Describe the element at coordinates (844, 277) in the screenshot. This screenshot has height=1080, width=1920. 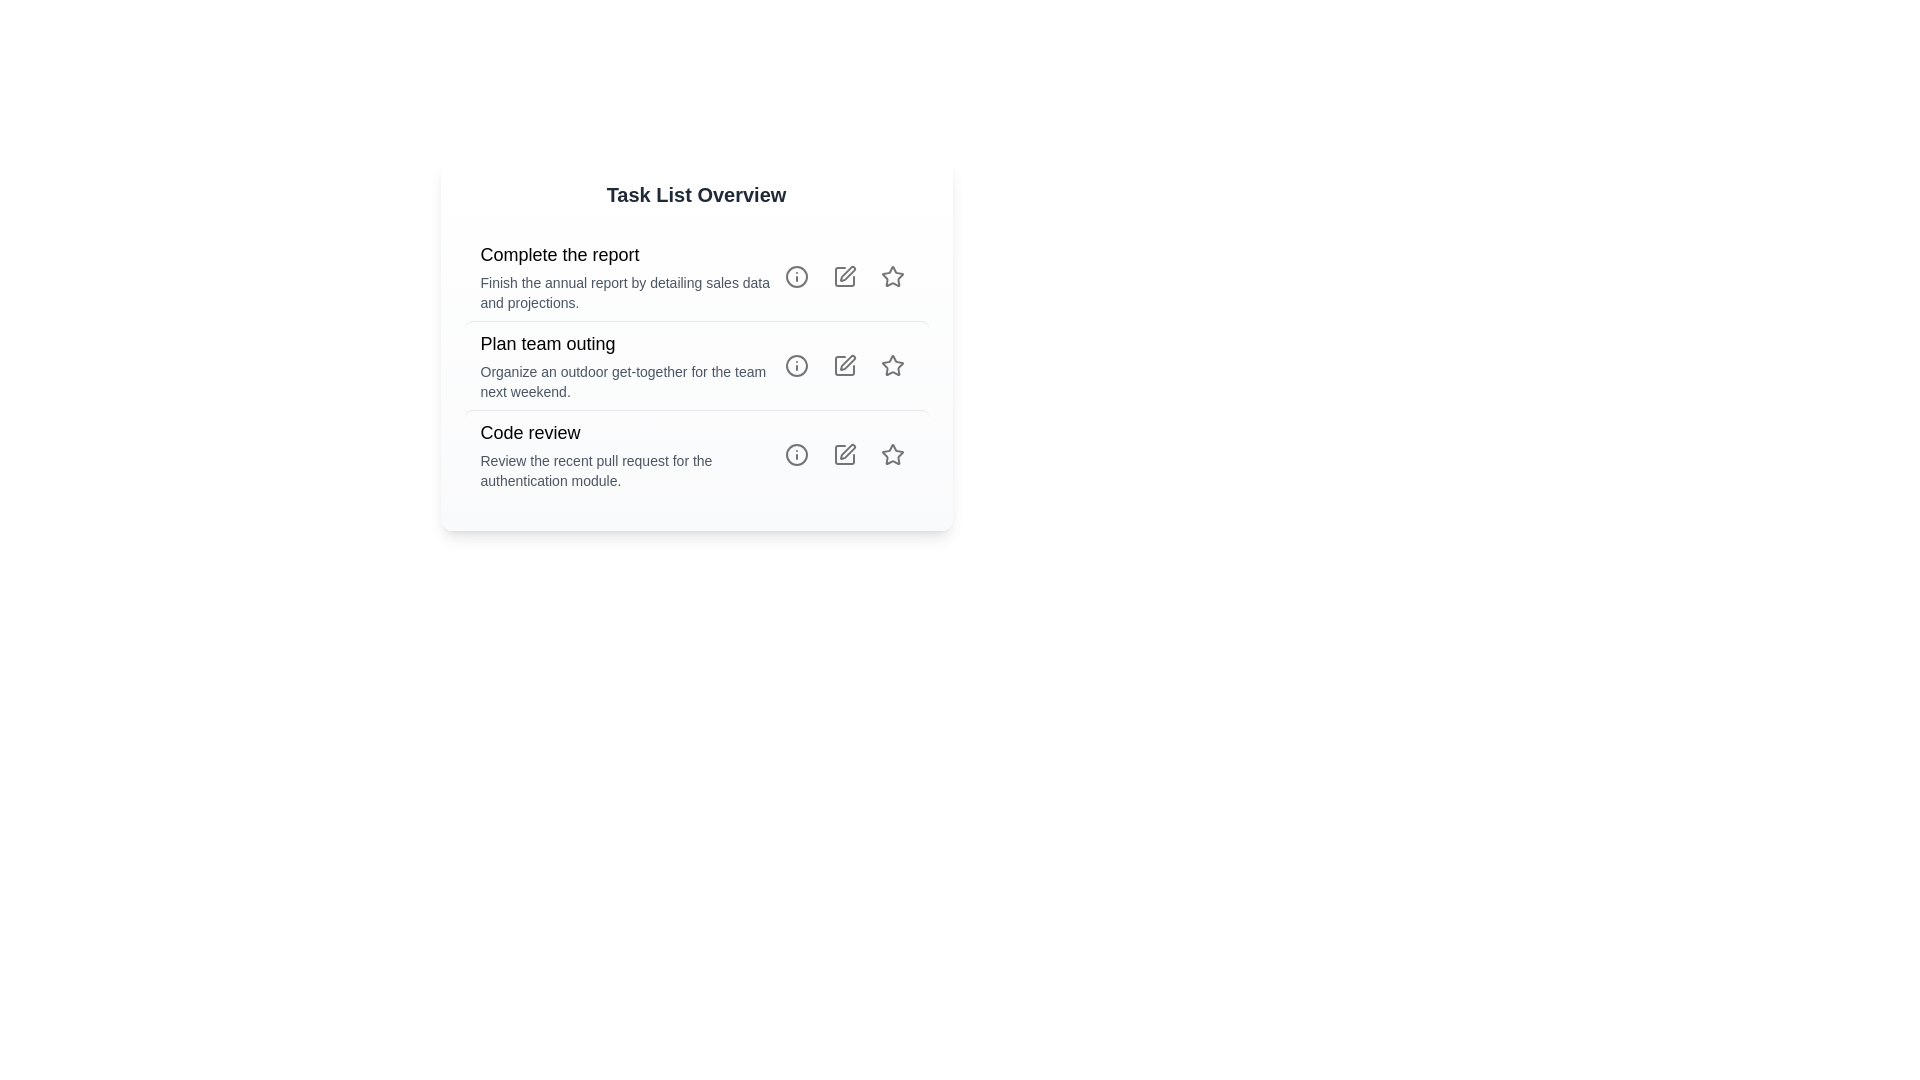
I see `the edit action button located to the right of the task labeled 'Complete the report'` at that location.